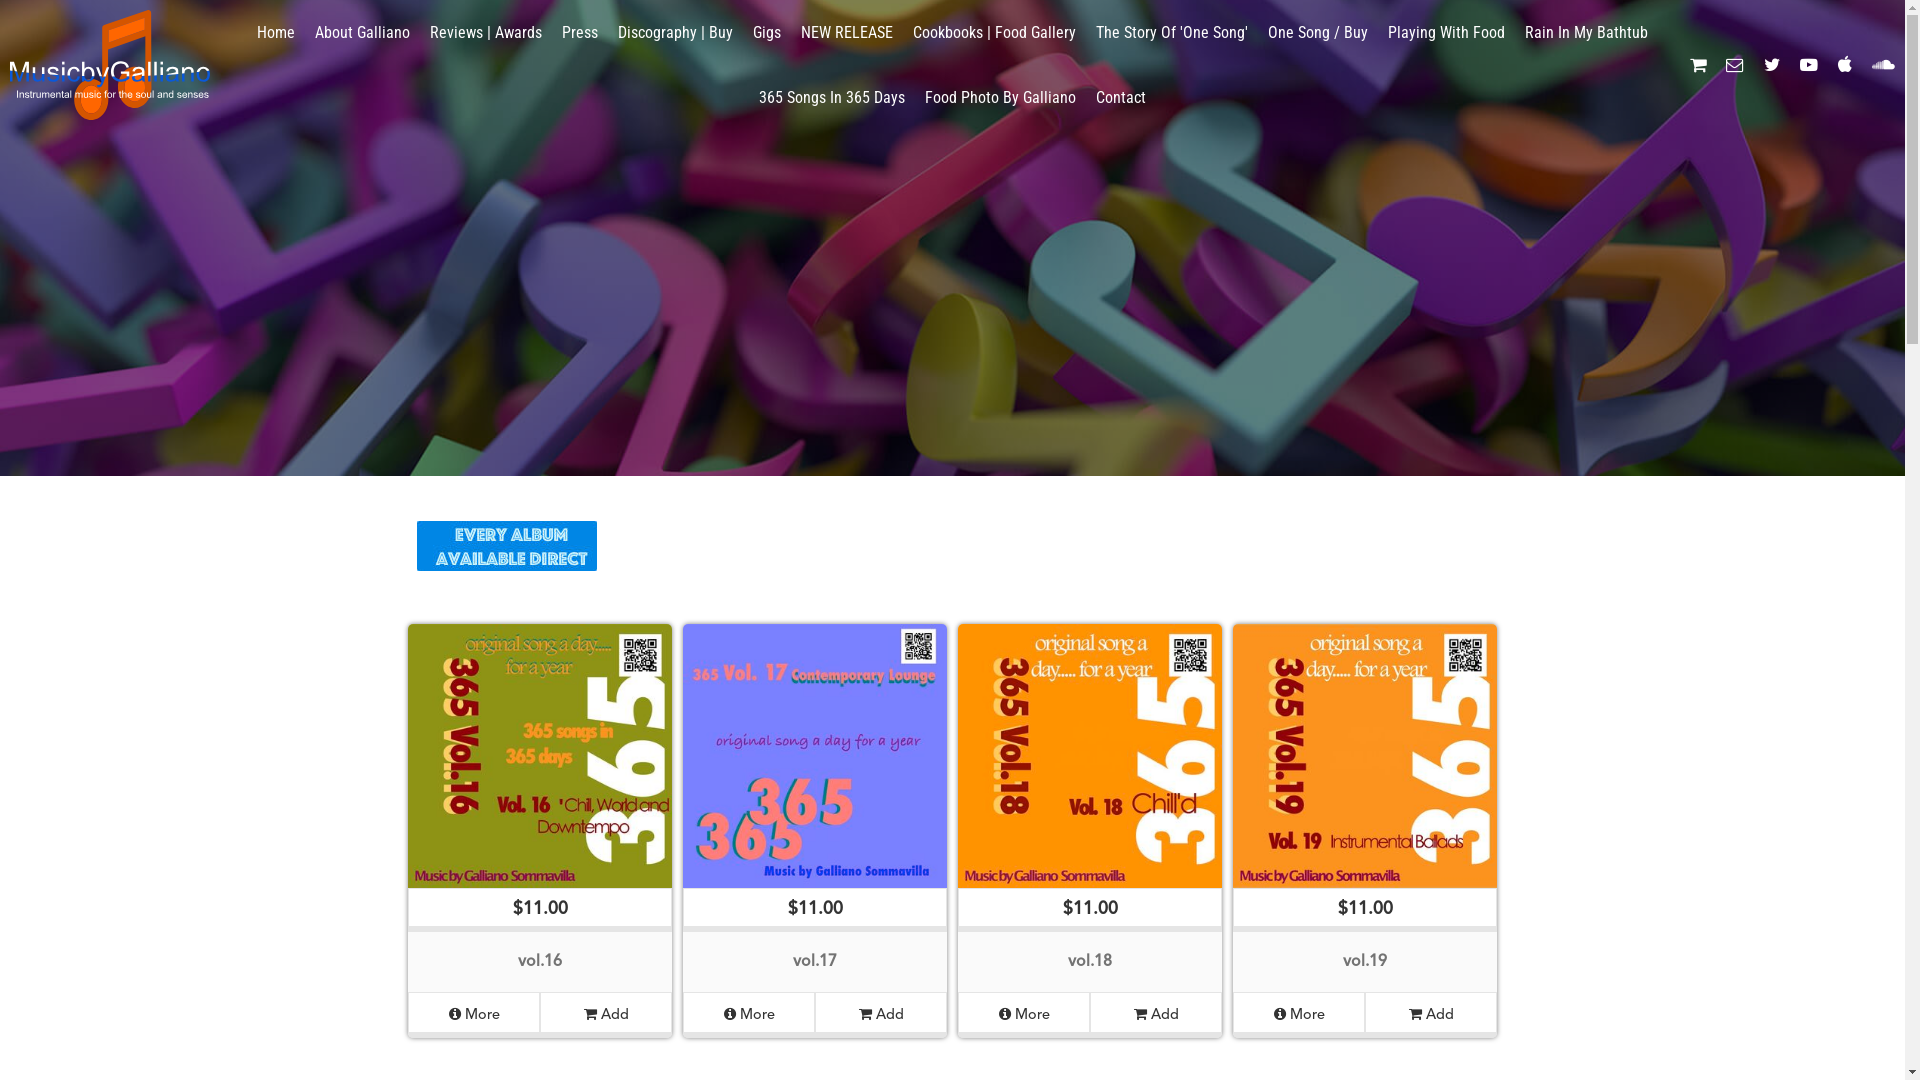 This screenshot has height=1080, width=1920. I want to click on 'NEW RELEASE', so click(846, 31).